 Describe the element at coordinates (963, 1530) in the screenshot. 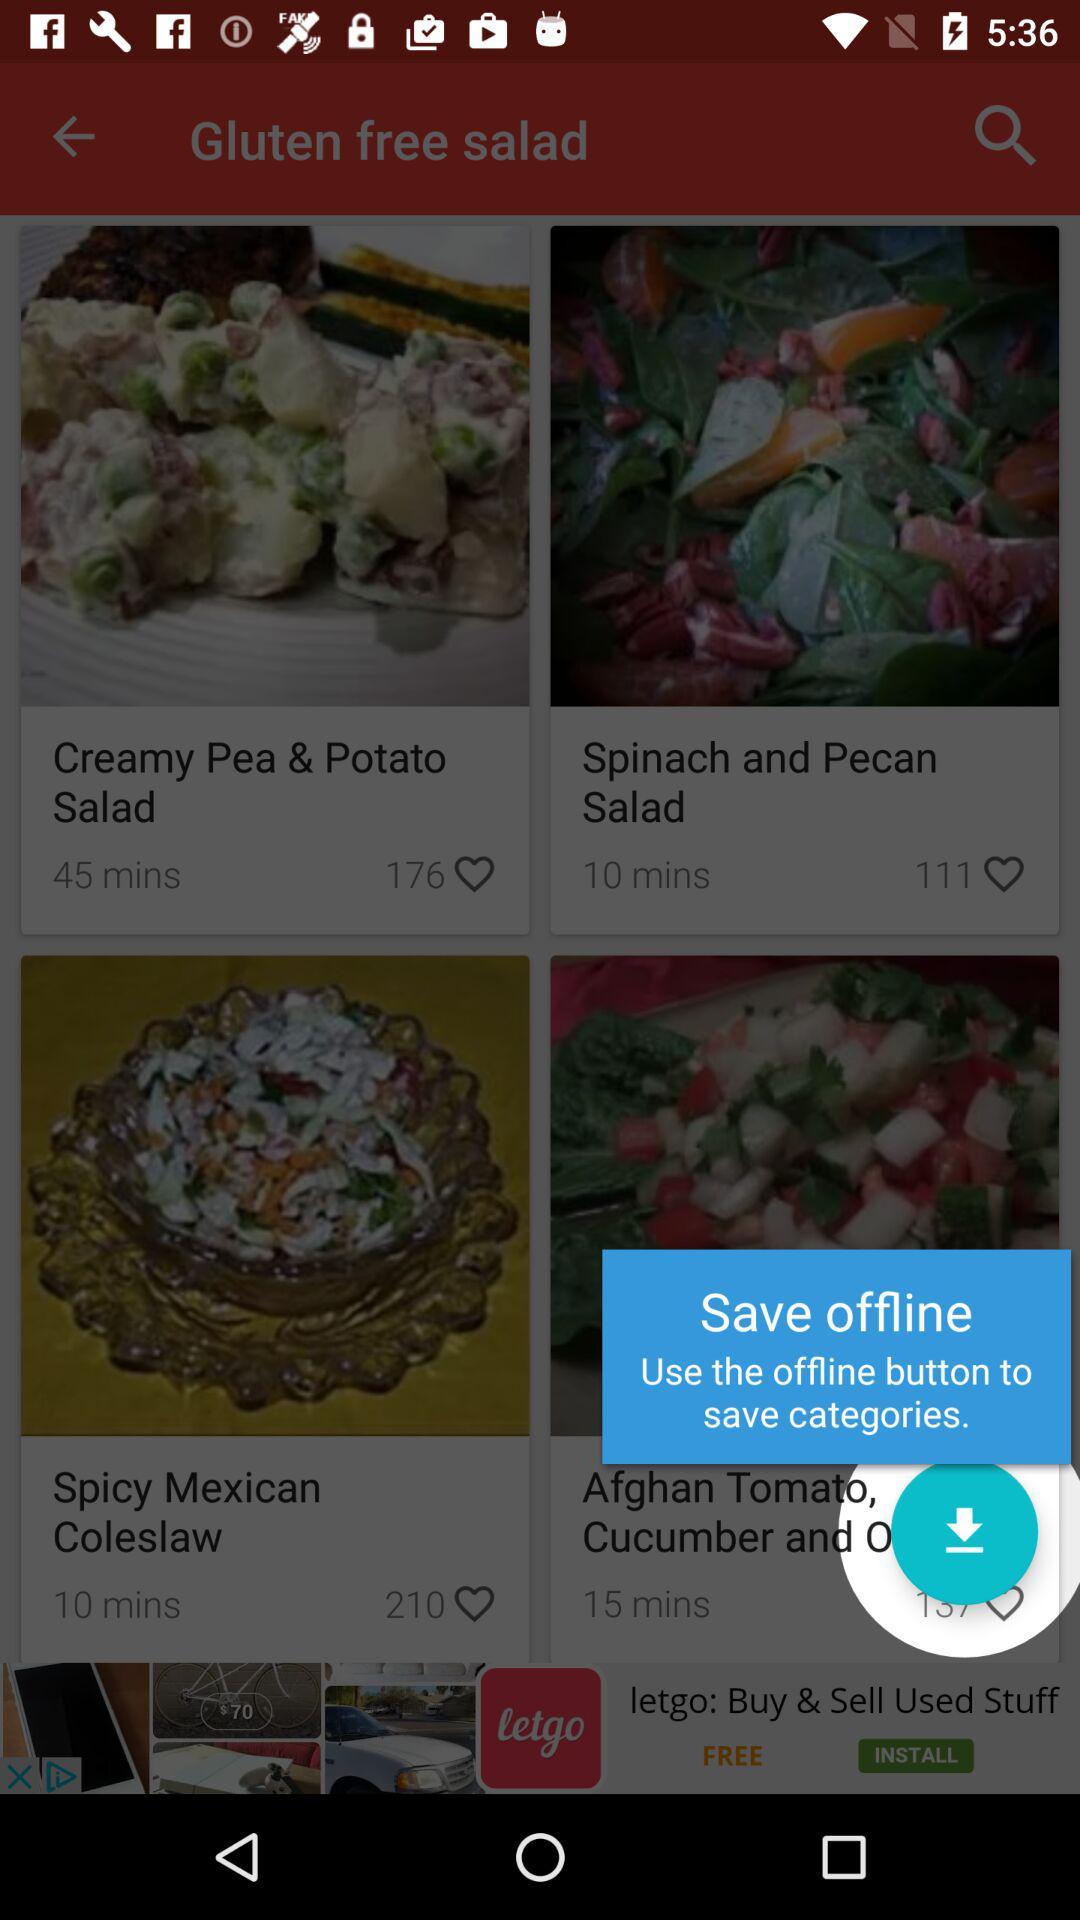

I see `the file_download icon` at that location.